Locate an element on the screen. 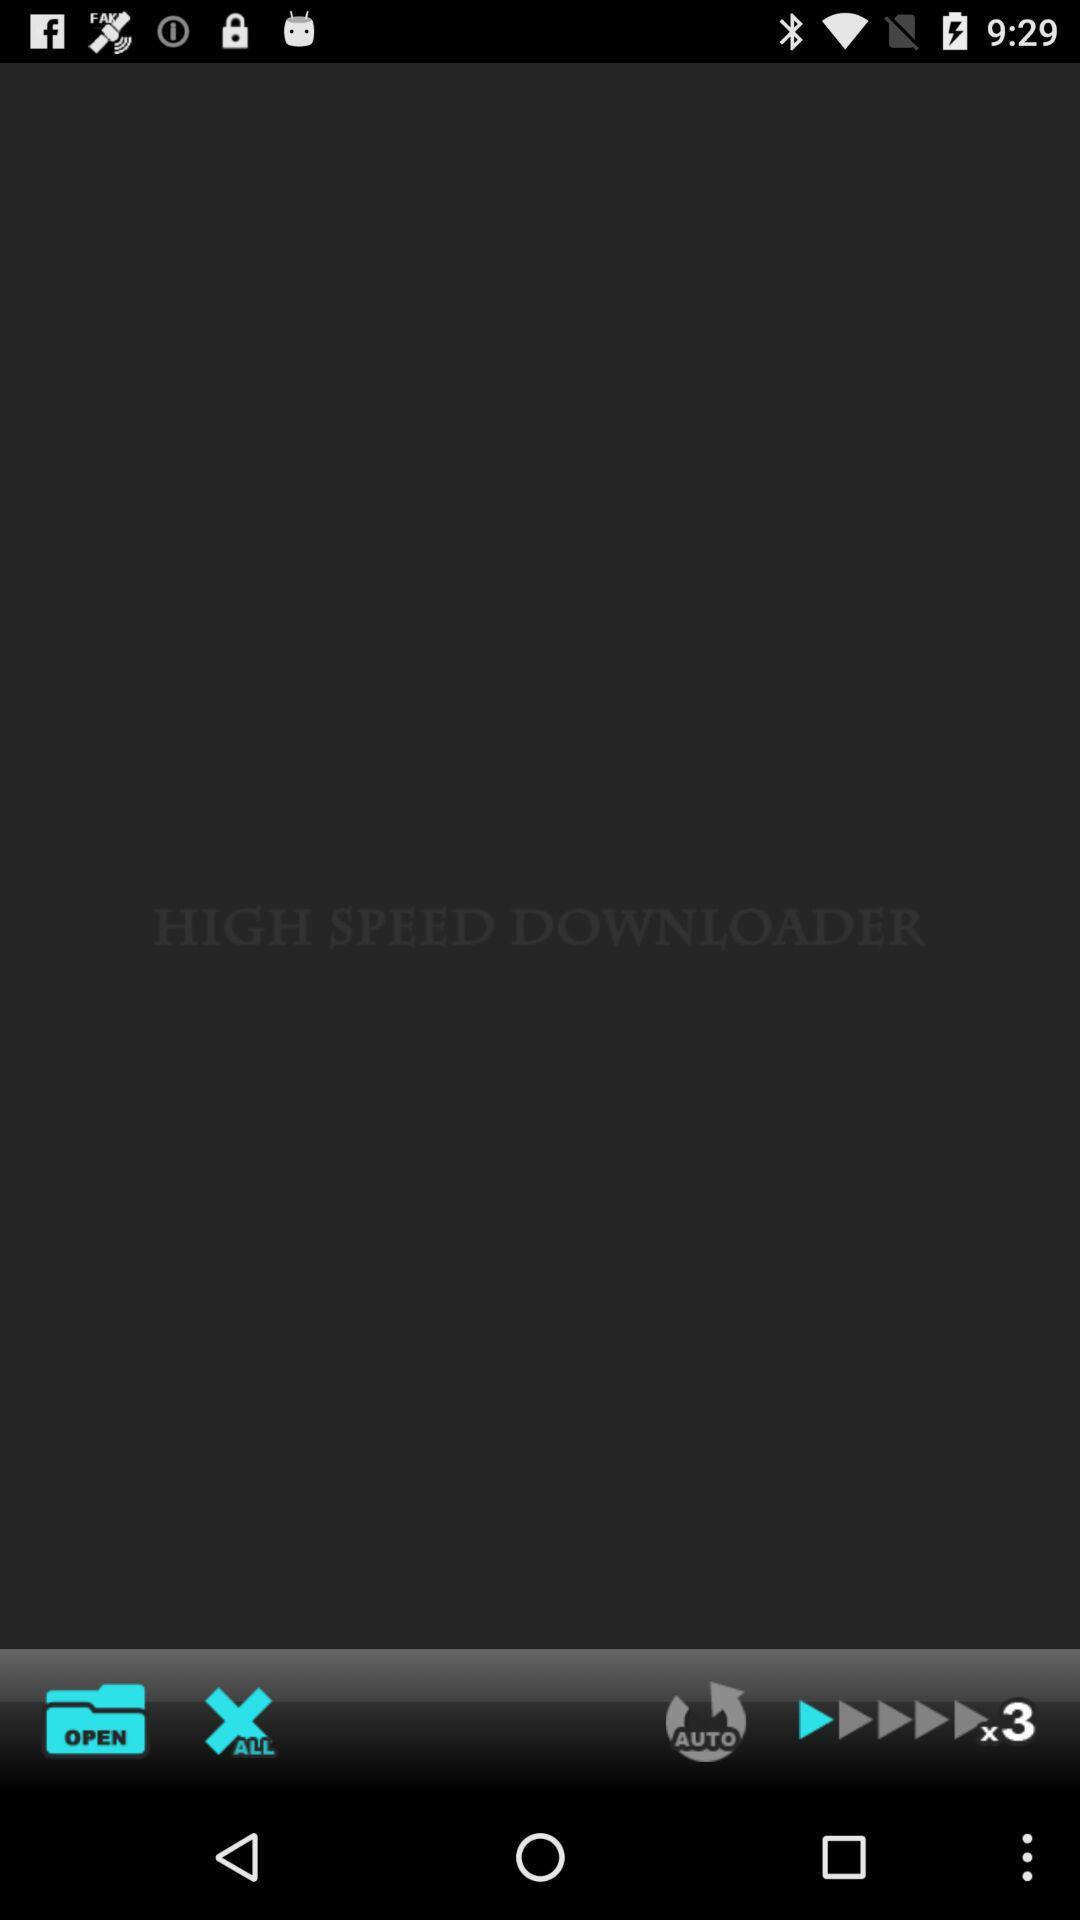 The height and width of the screenshot is (1920, 1080). auto refresh is located at coordinates (705, 1720).